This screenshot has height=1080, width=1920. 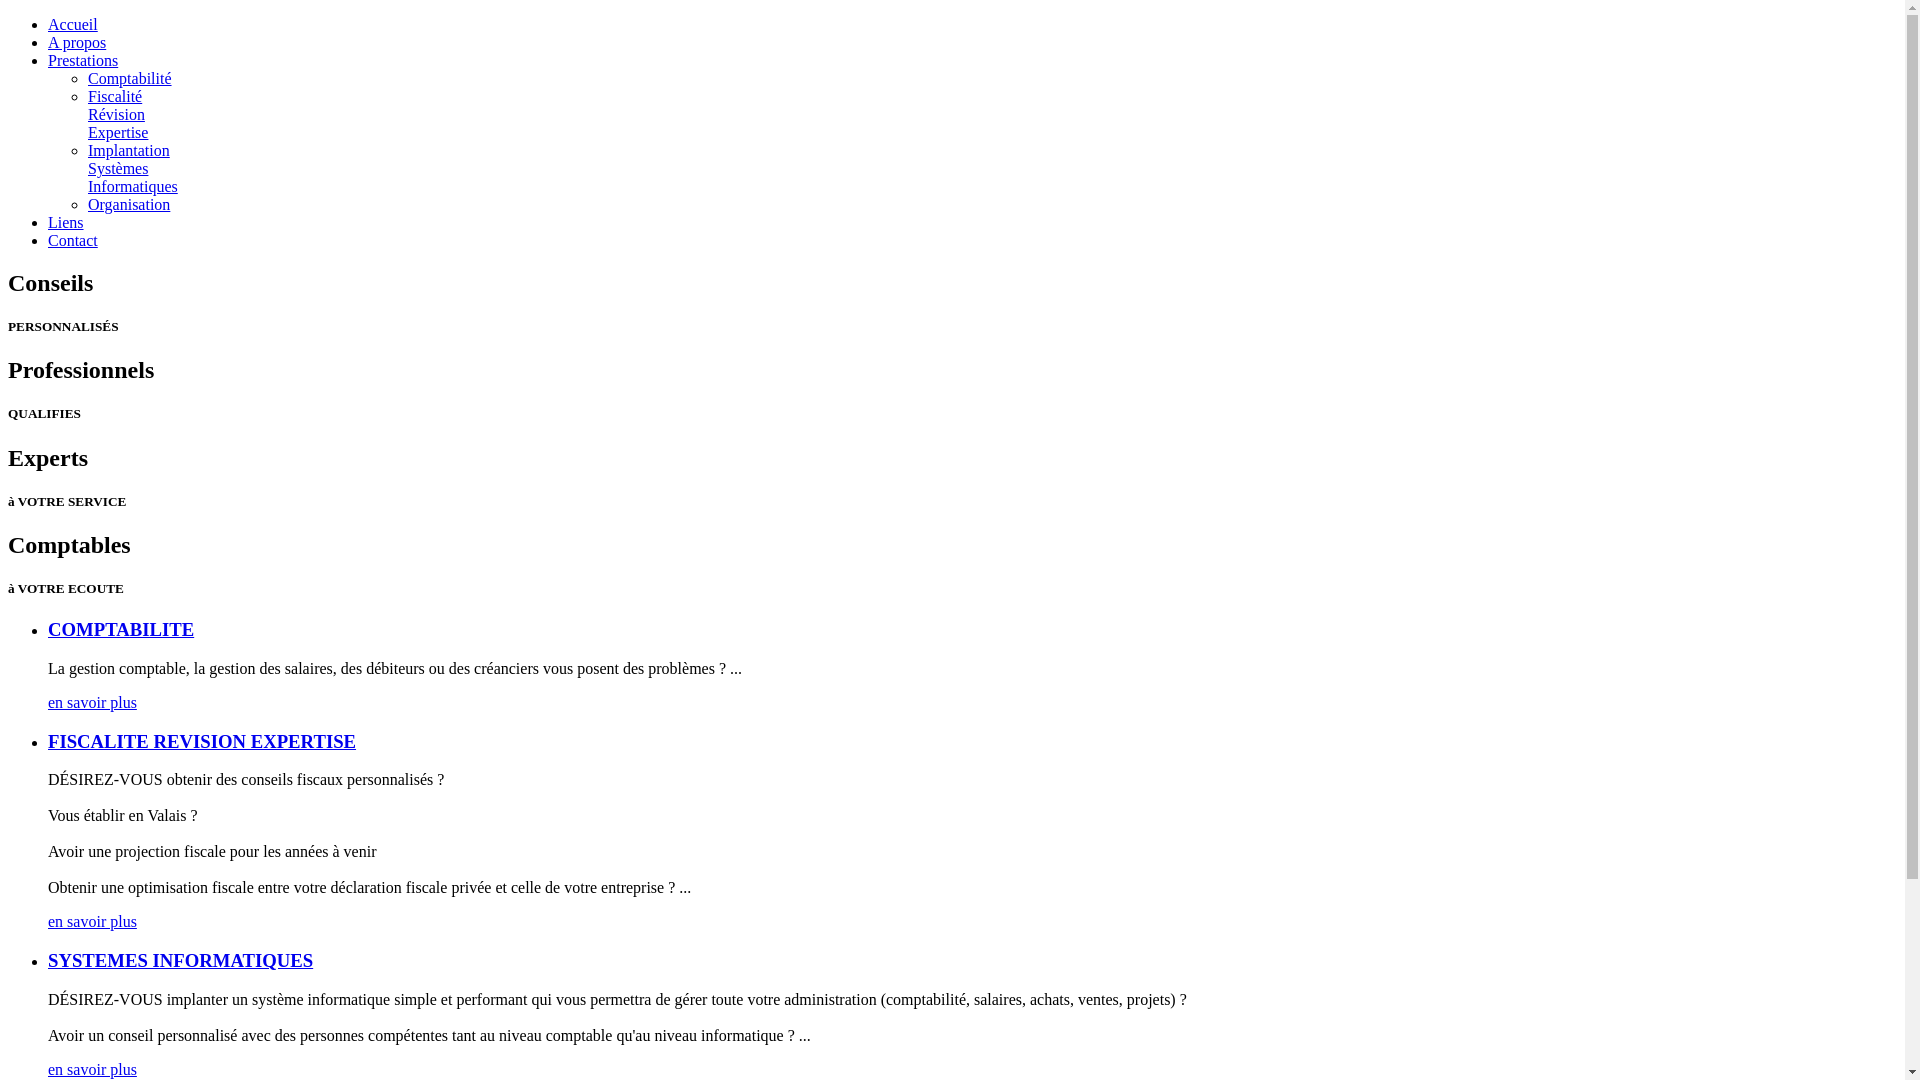 What do you see at coordinates (119, 628) in the screenshot?
I see `'COMPTABILITE'` at bounding box center [119, 628].